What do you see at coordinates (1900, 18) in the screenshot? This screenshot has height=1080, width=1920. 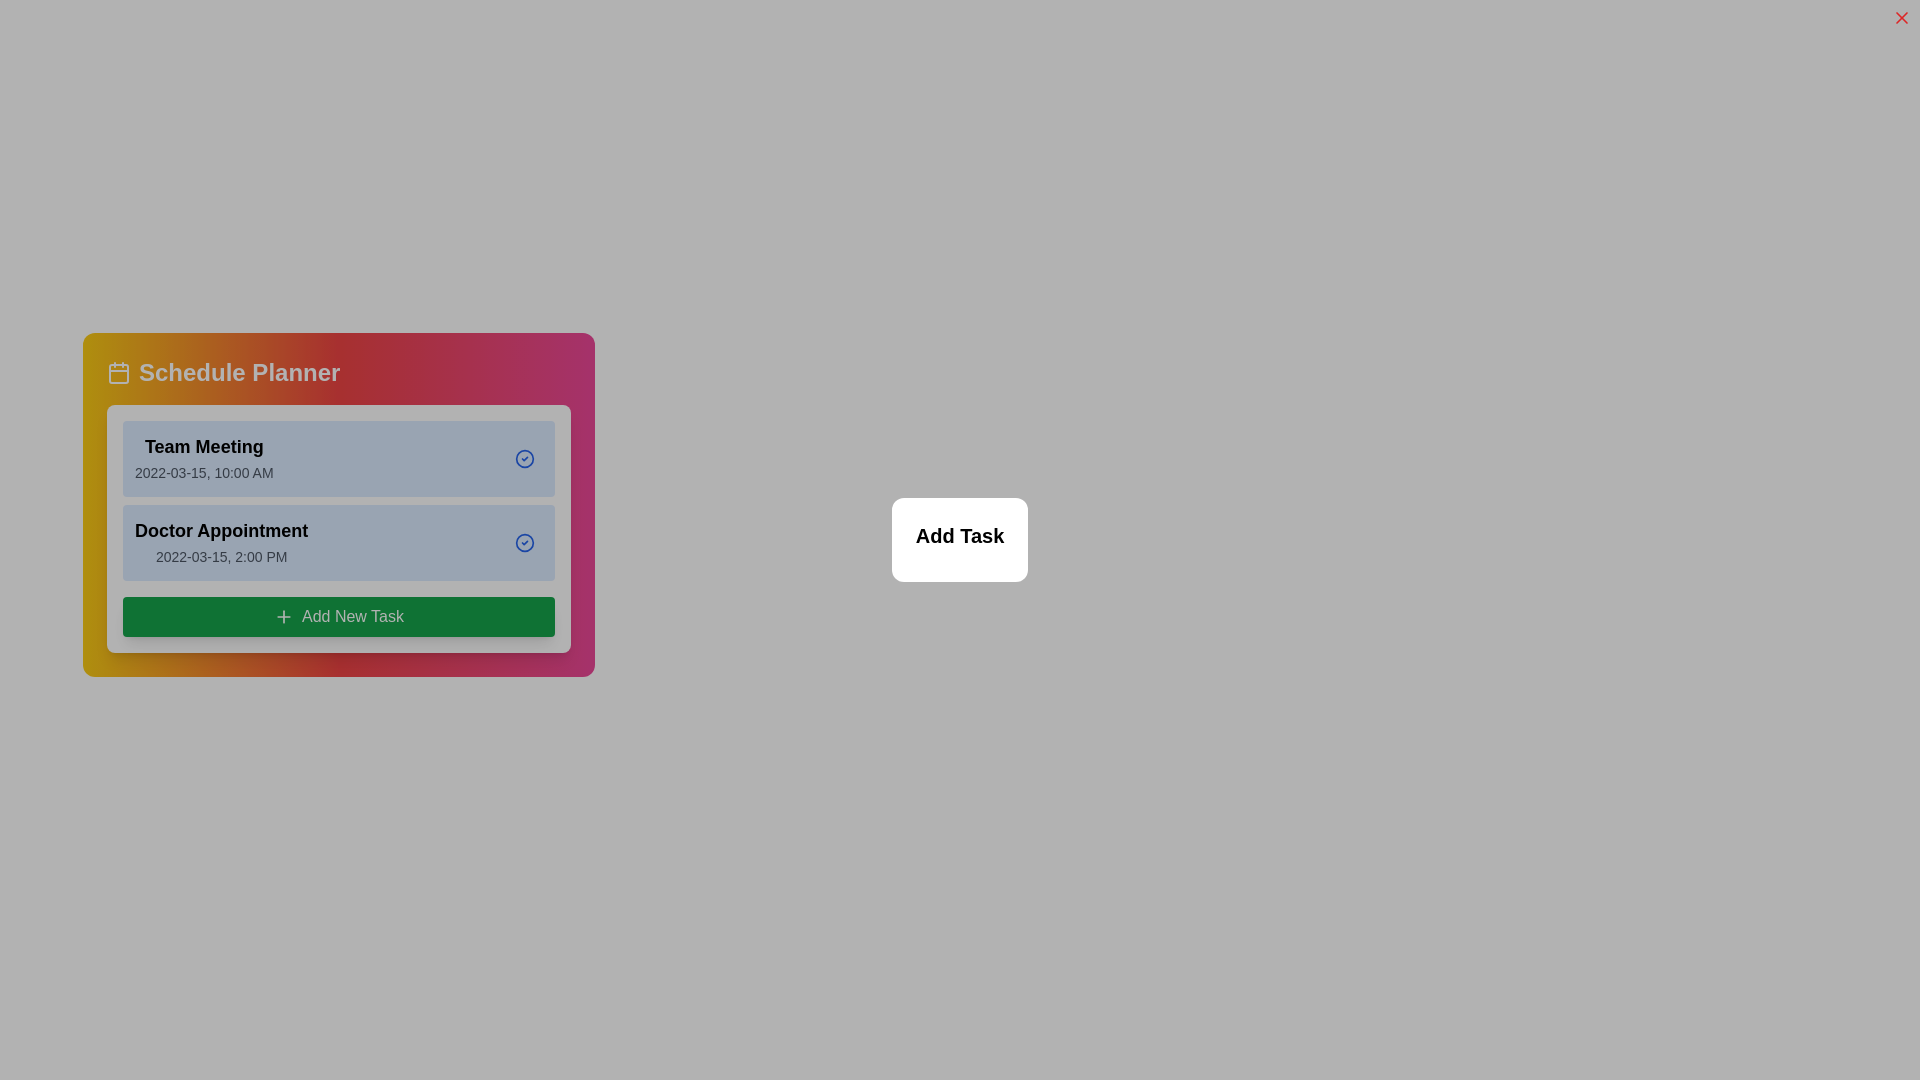 I see `the red cross-shaped icon located in the upper-right corner of the interface` at bounding box center [1900, 18].